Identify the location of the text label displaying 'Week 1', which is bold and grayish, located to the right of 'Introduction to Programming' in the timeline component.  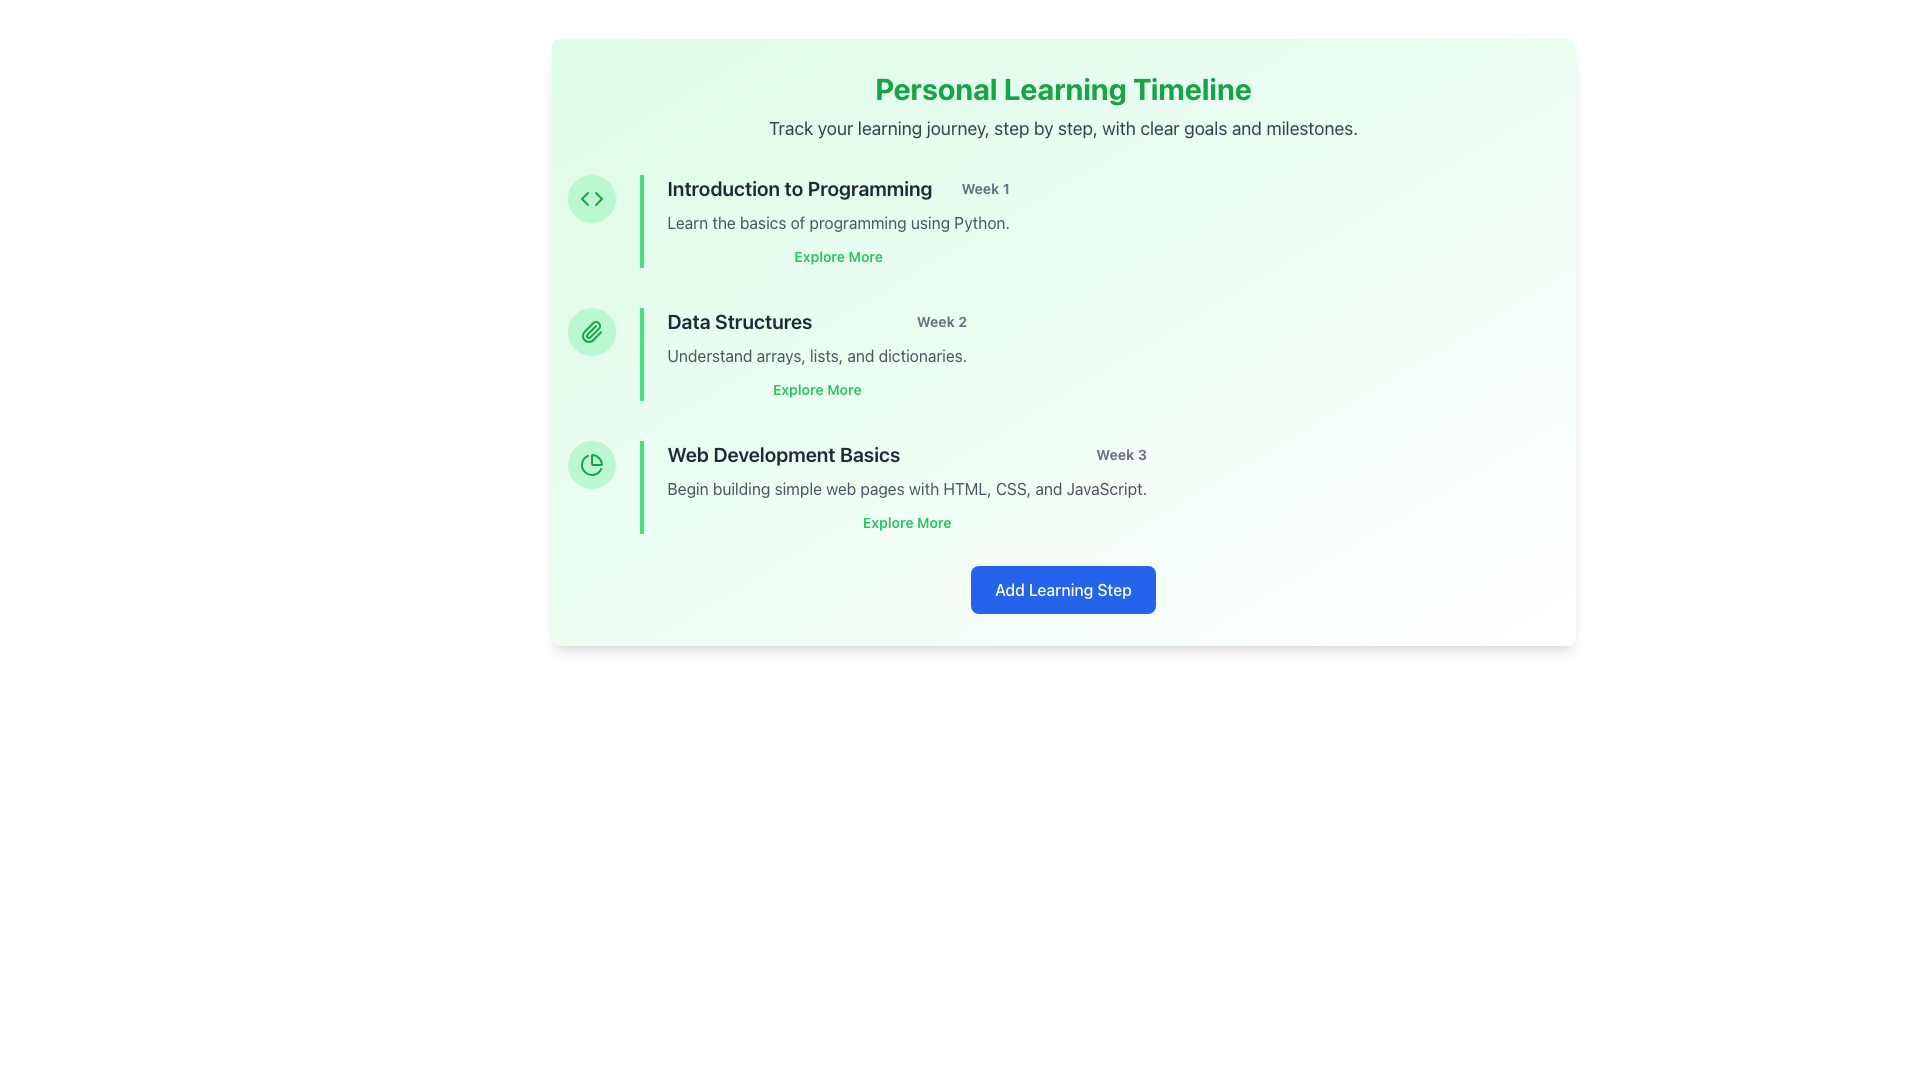
(985, 189).